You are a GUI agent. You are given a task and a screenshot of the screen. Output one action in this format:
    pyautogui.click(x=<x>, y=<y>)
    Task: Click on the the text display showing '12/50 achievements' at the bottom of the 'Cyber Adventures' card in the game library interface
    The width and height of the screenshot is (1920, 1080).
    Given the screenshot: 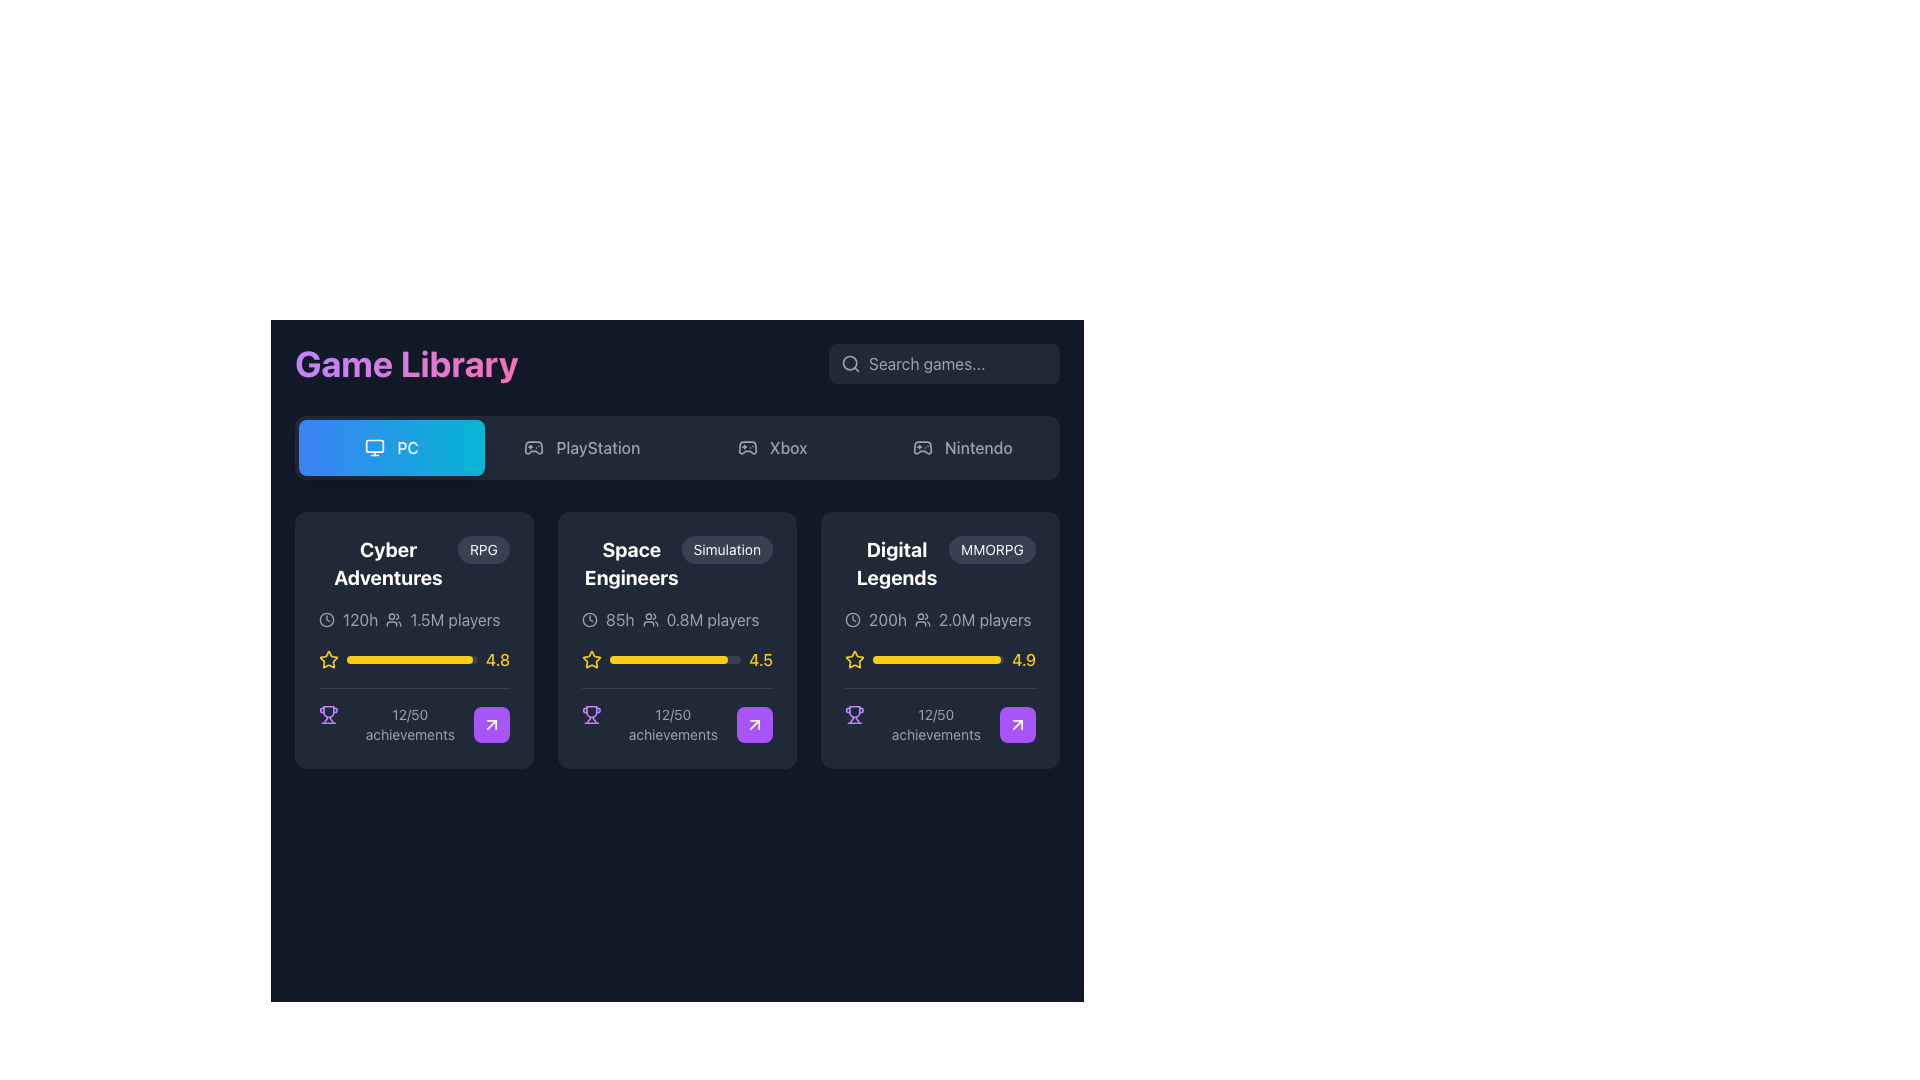 What is the action you would take?
    pyautogui.click(x=409, y=725)
    